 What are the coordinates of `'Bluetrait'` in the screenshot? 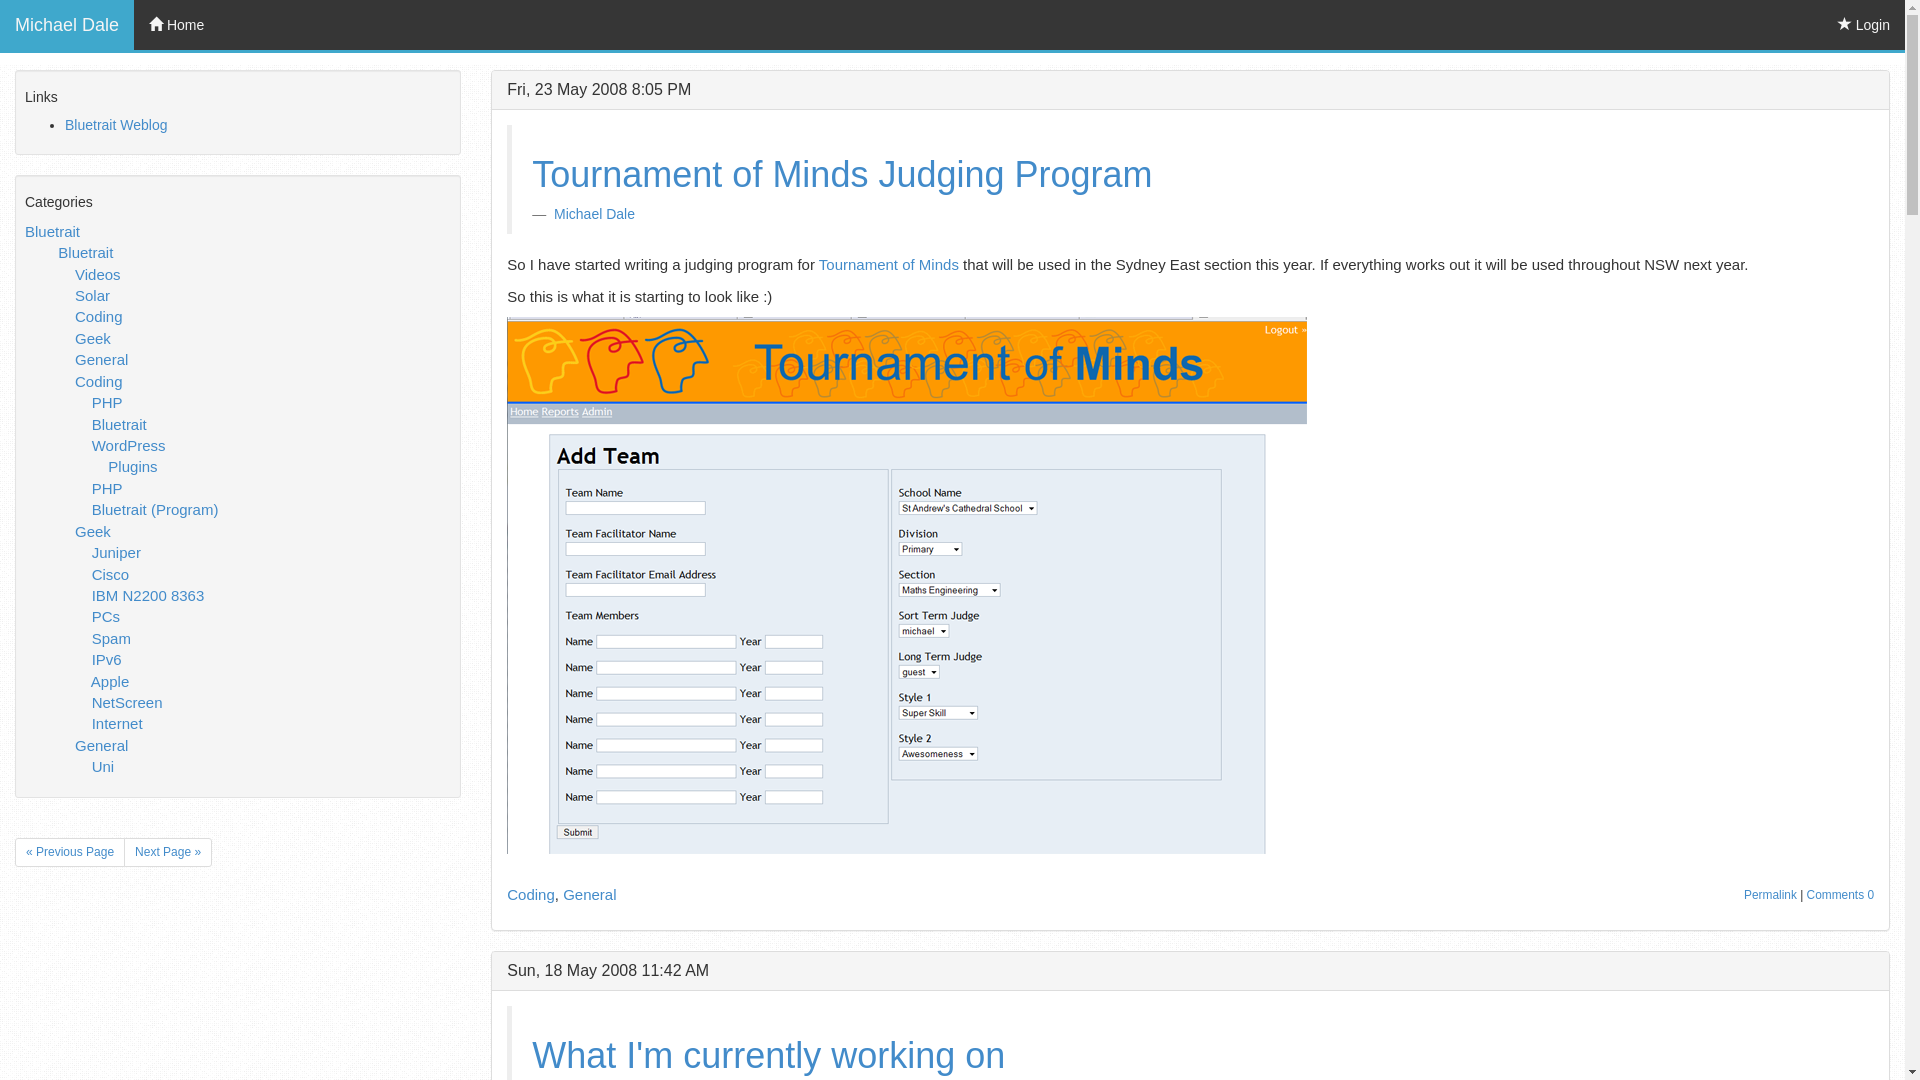 It's located at (52, 230).